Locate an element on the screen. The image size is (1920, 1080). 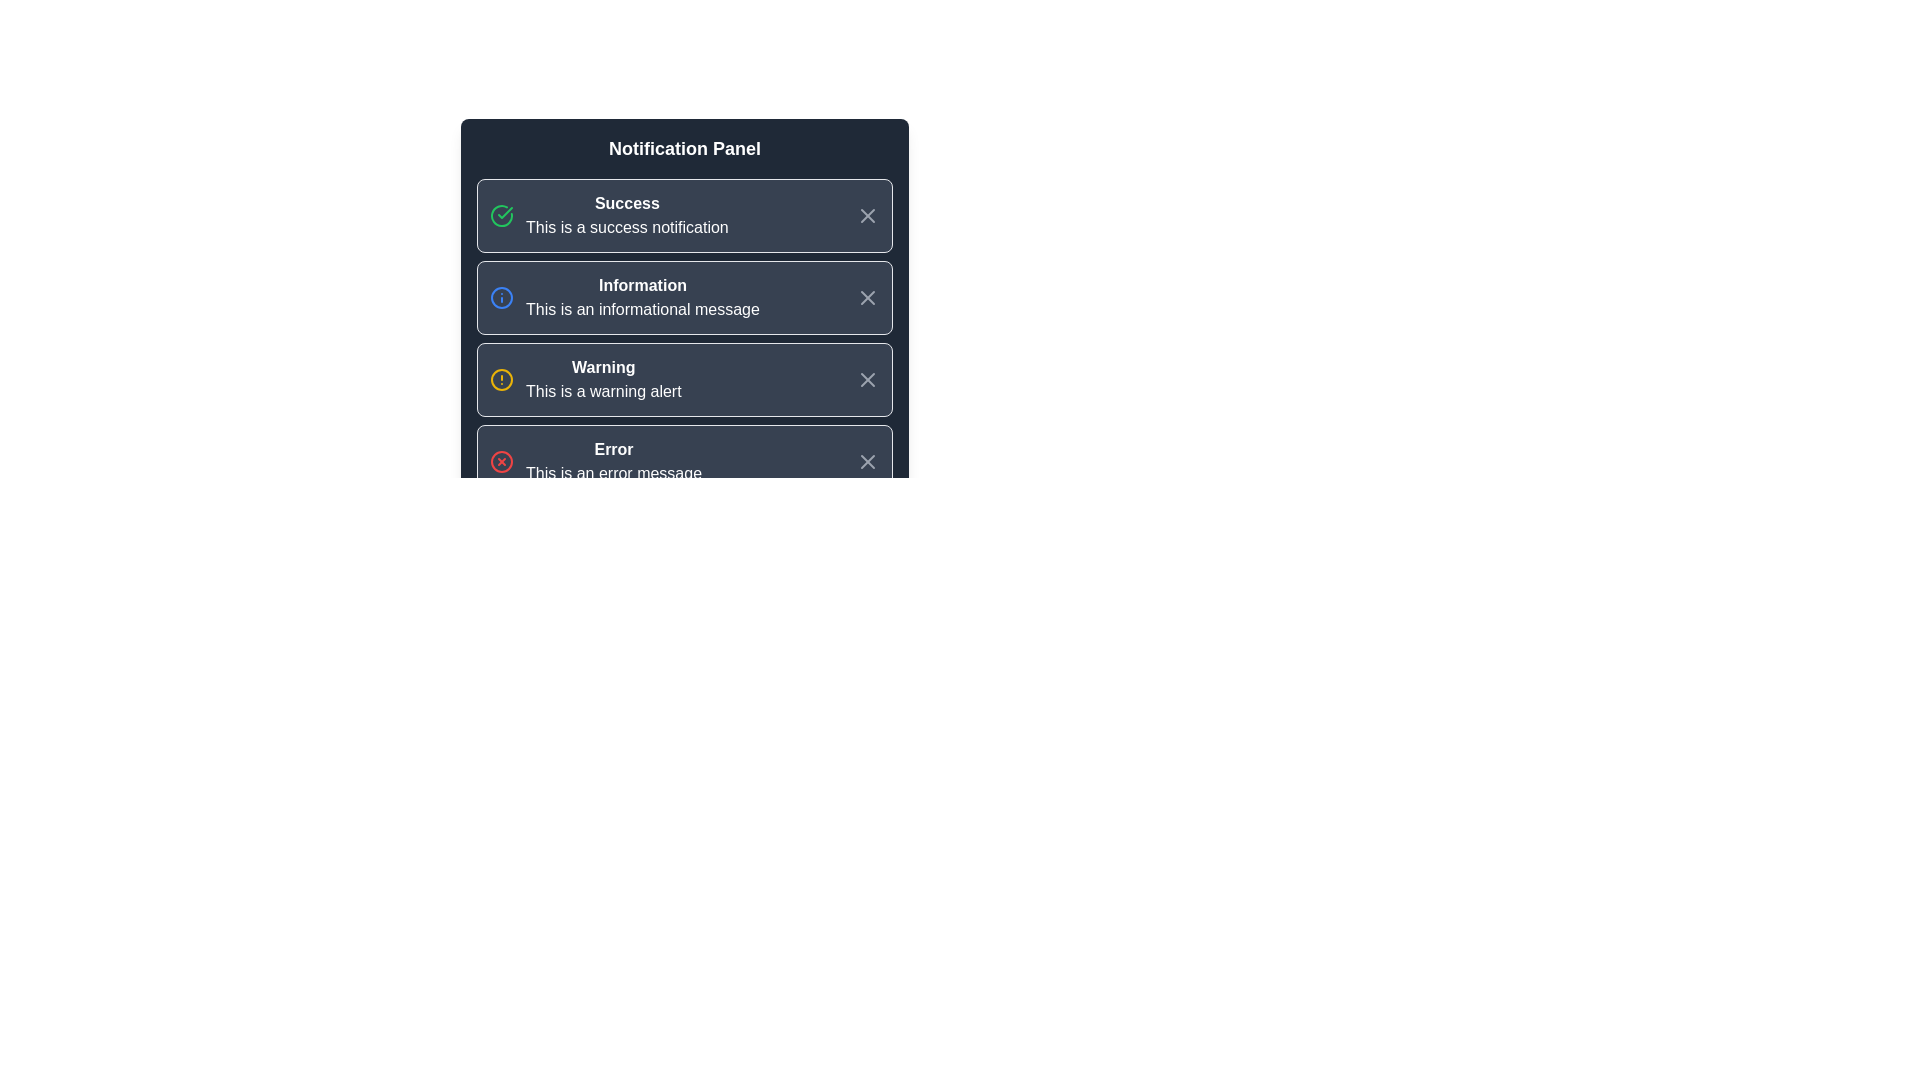
the 'Success' informational notification item, which features bolded text and a dark background, positioned at the top of the Notification Panel is located at coordinates (626, 216).